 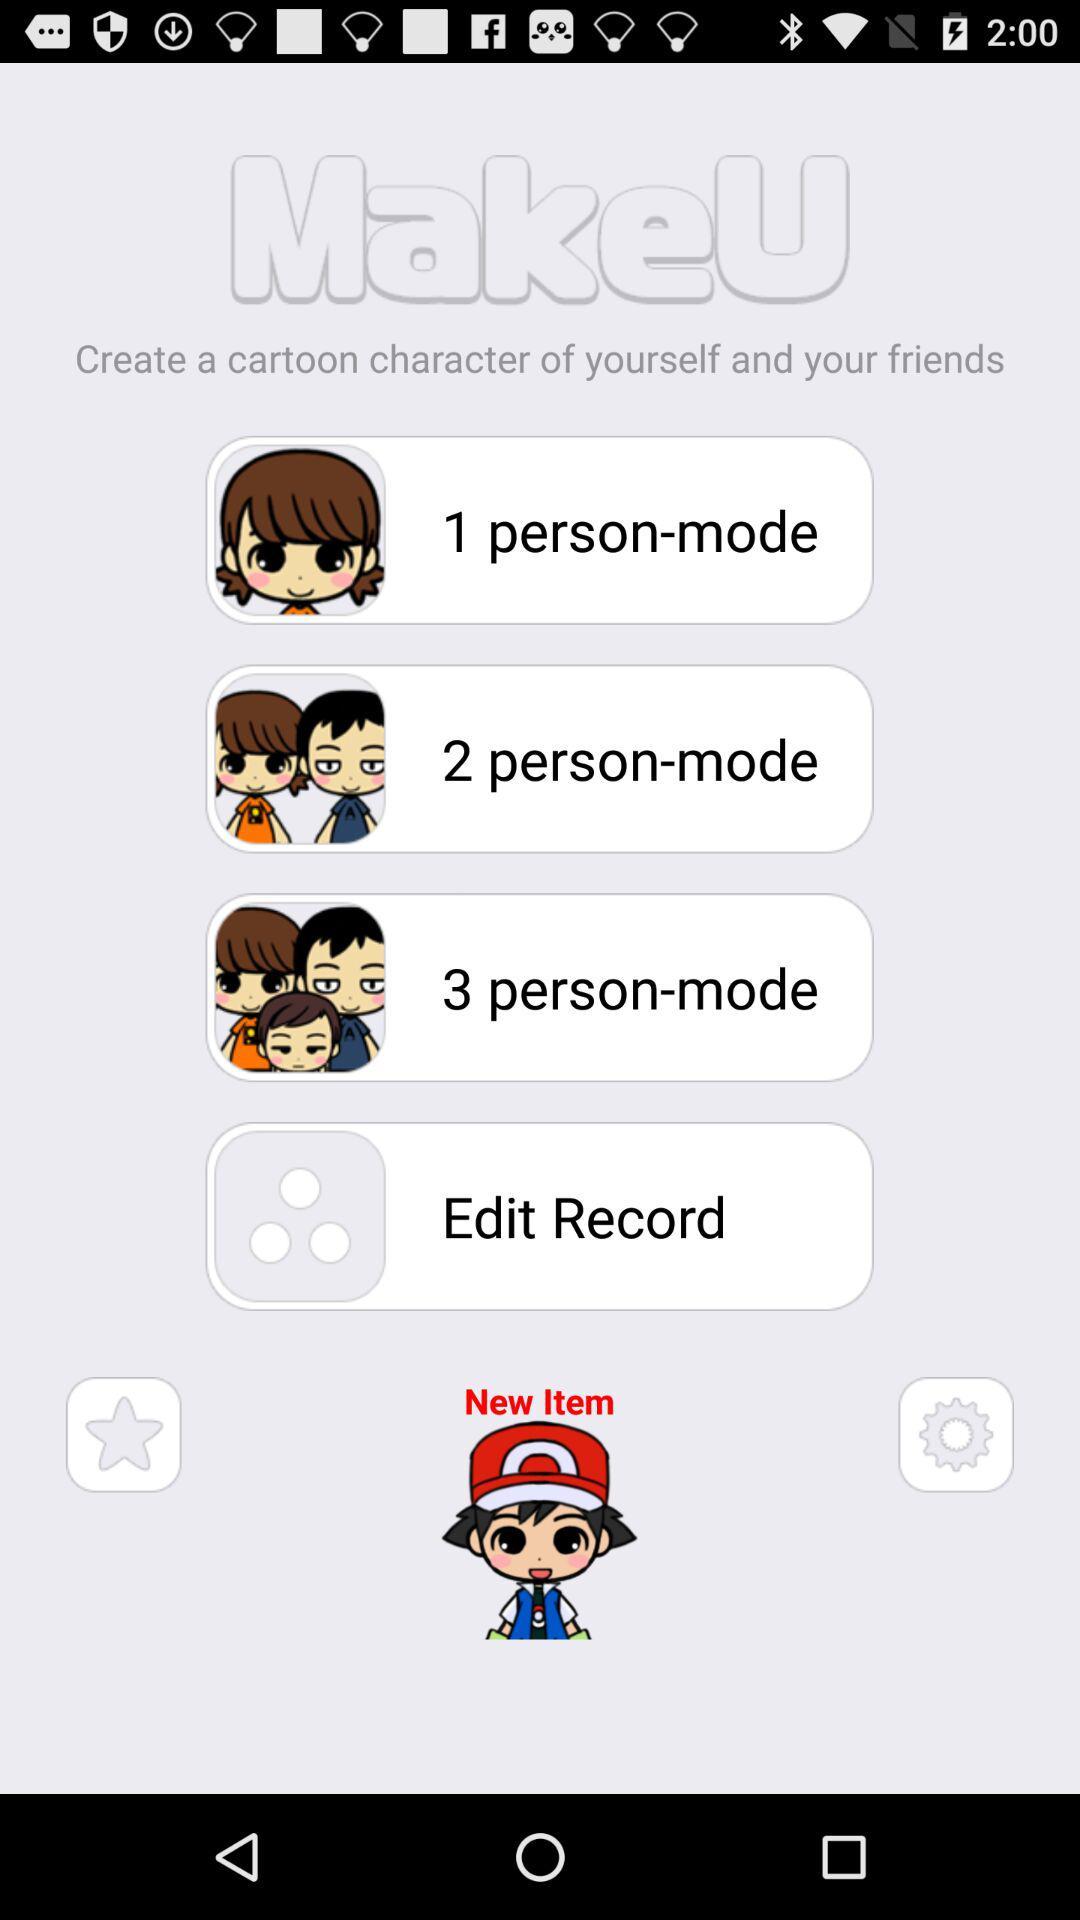 What do you see at coordinates (955, 1534) in the screenshot?
I see `the settings icon` at bounding box center [955, 1534].